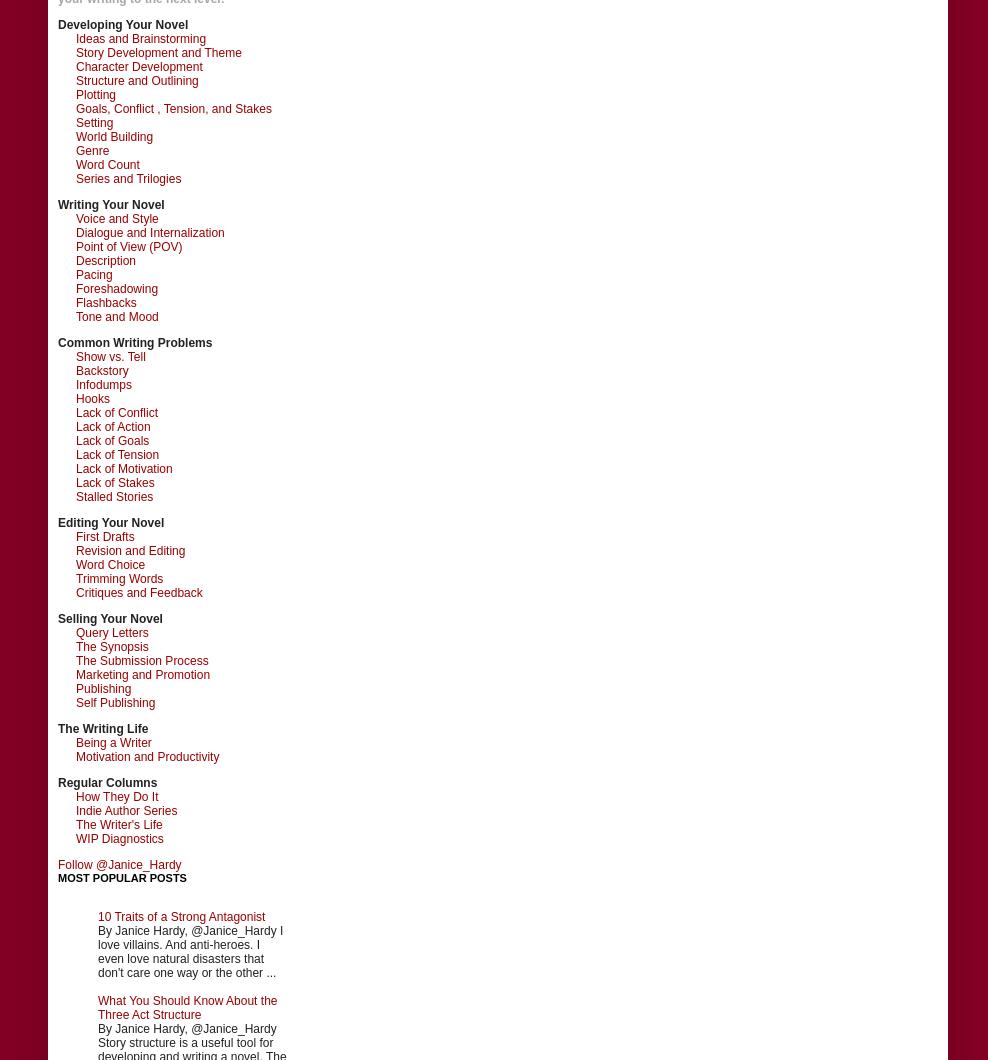  I want to click on 'The Writing Life', so click(103, 727).